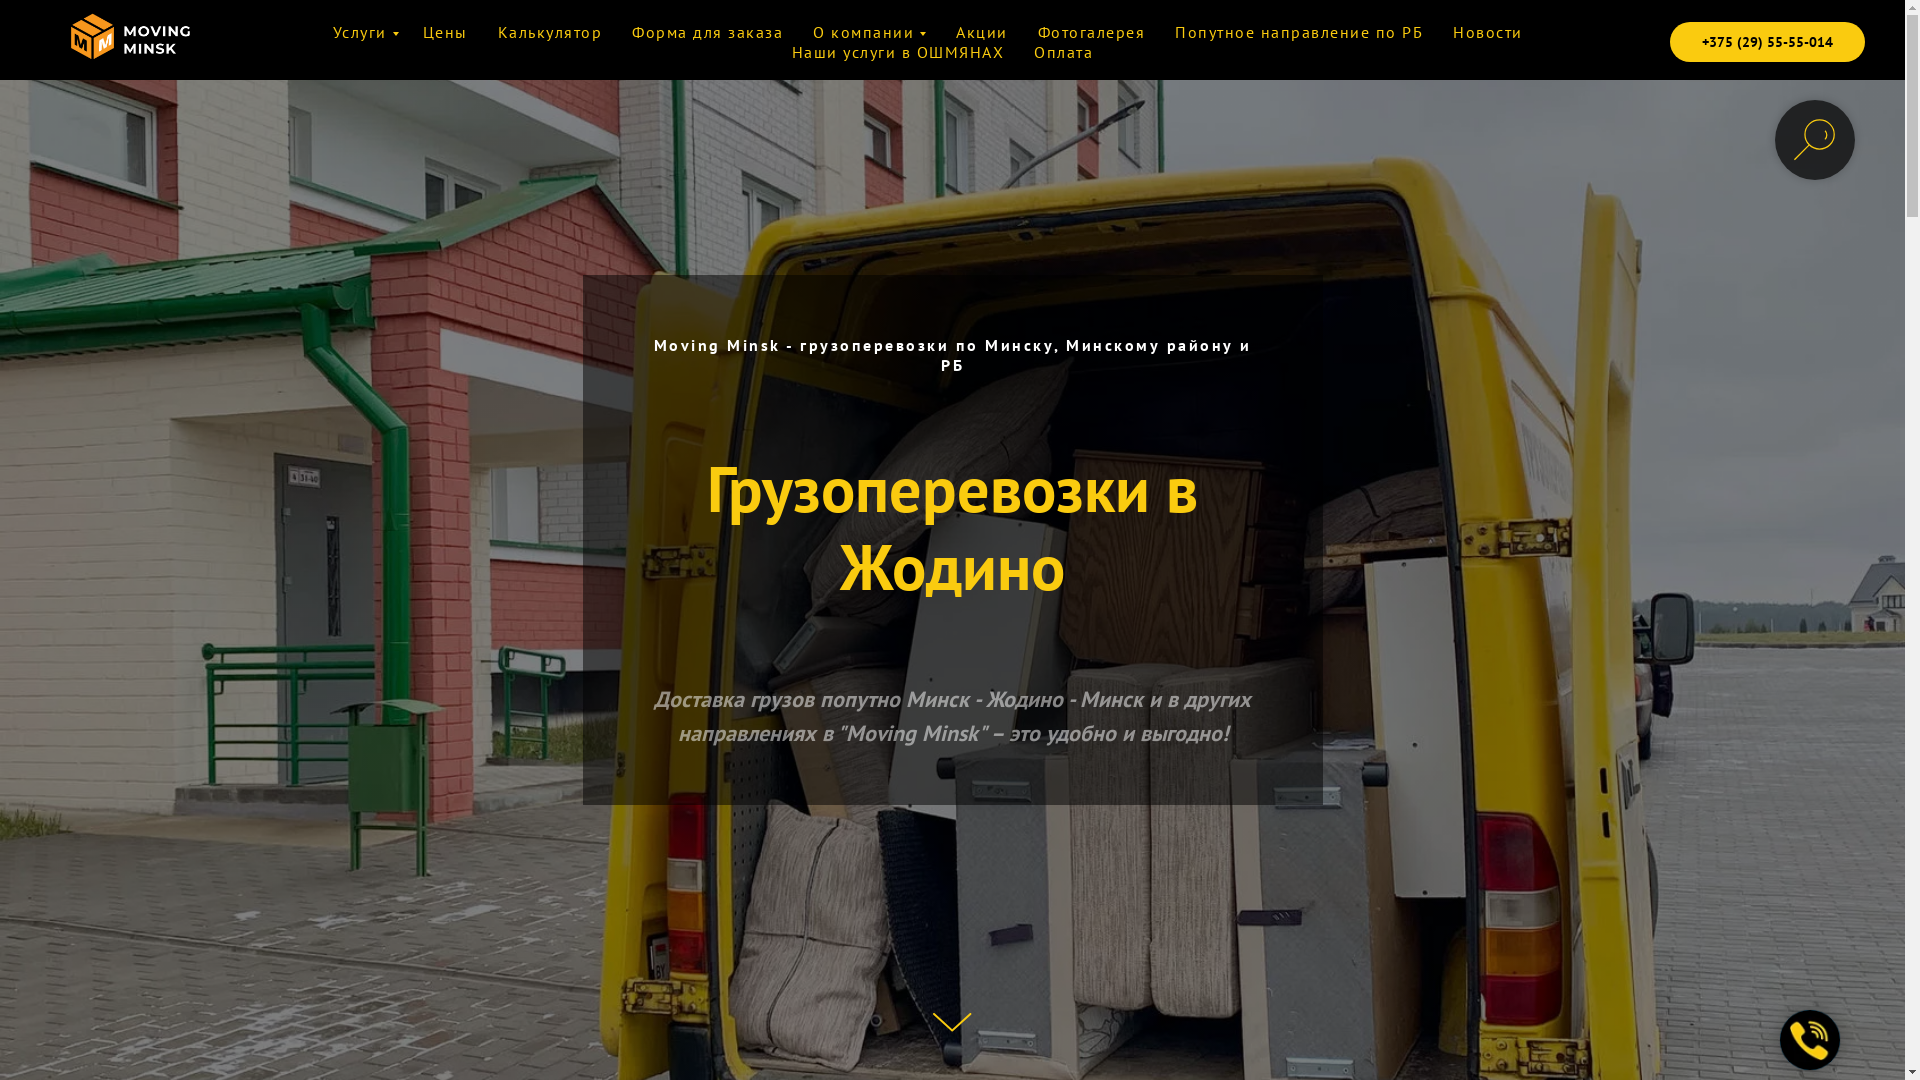 The height and width of the screenshot is (1080, 1920). What do you see at coordinates (1767, 42) in the screenshot?
I see `'+375 (29) 55-55-014'` at bounding box center [1767, 42].